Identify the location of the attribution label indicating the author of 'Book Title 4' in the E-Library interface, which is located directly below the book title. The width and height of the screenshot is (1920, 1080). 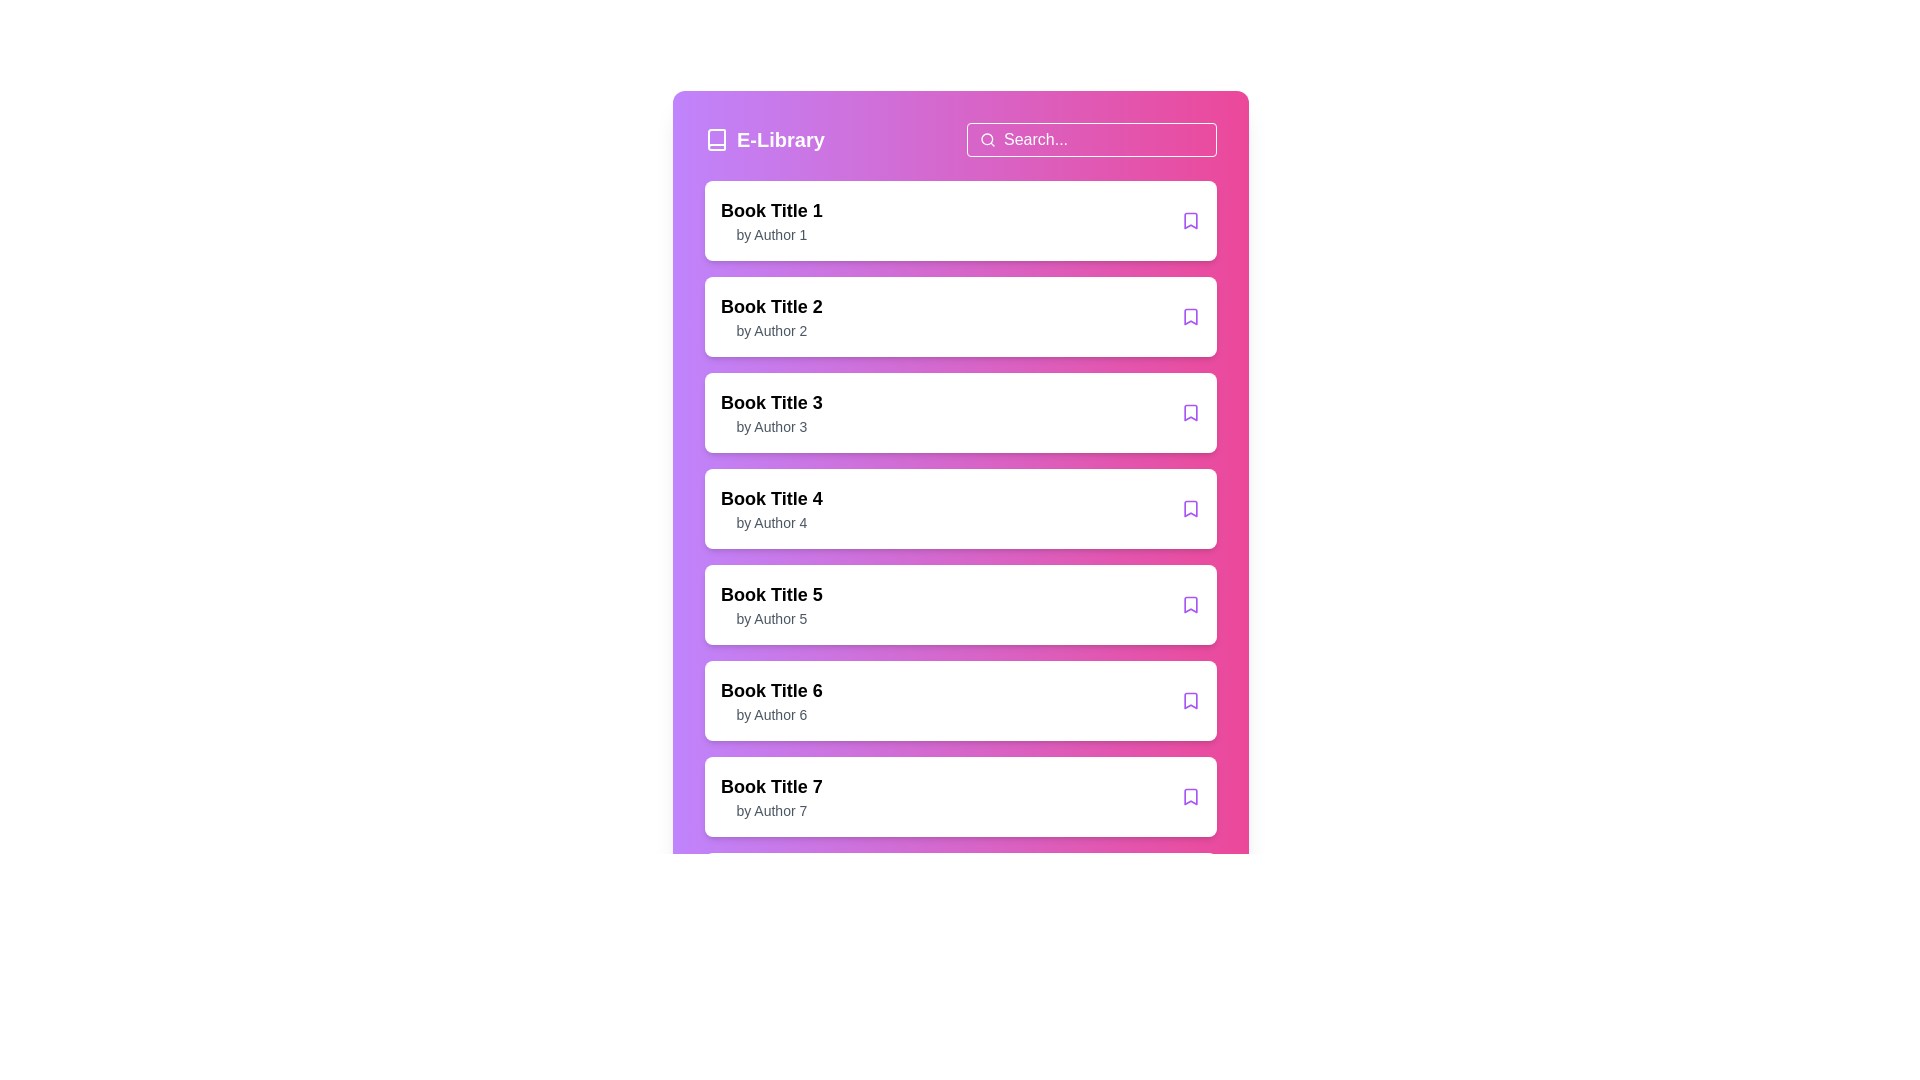
(770, 522).